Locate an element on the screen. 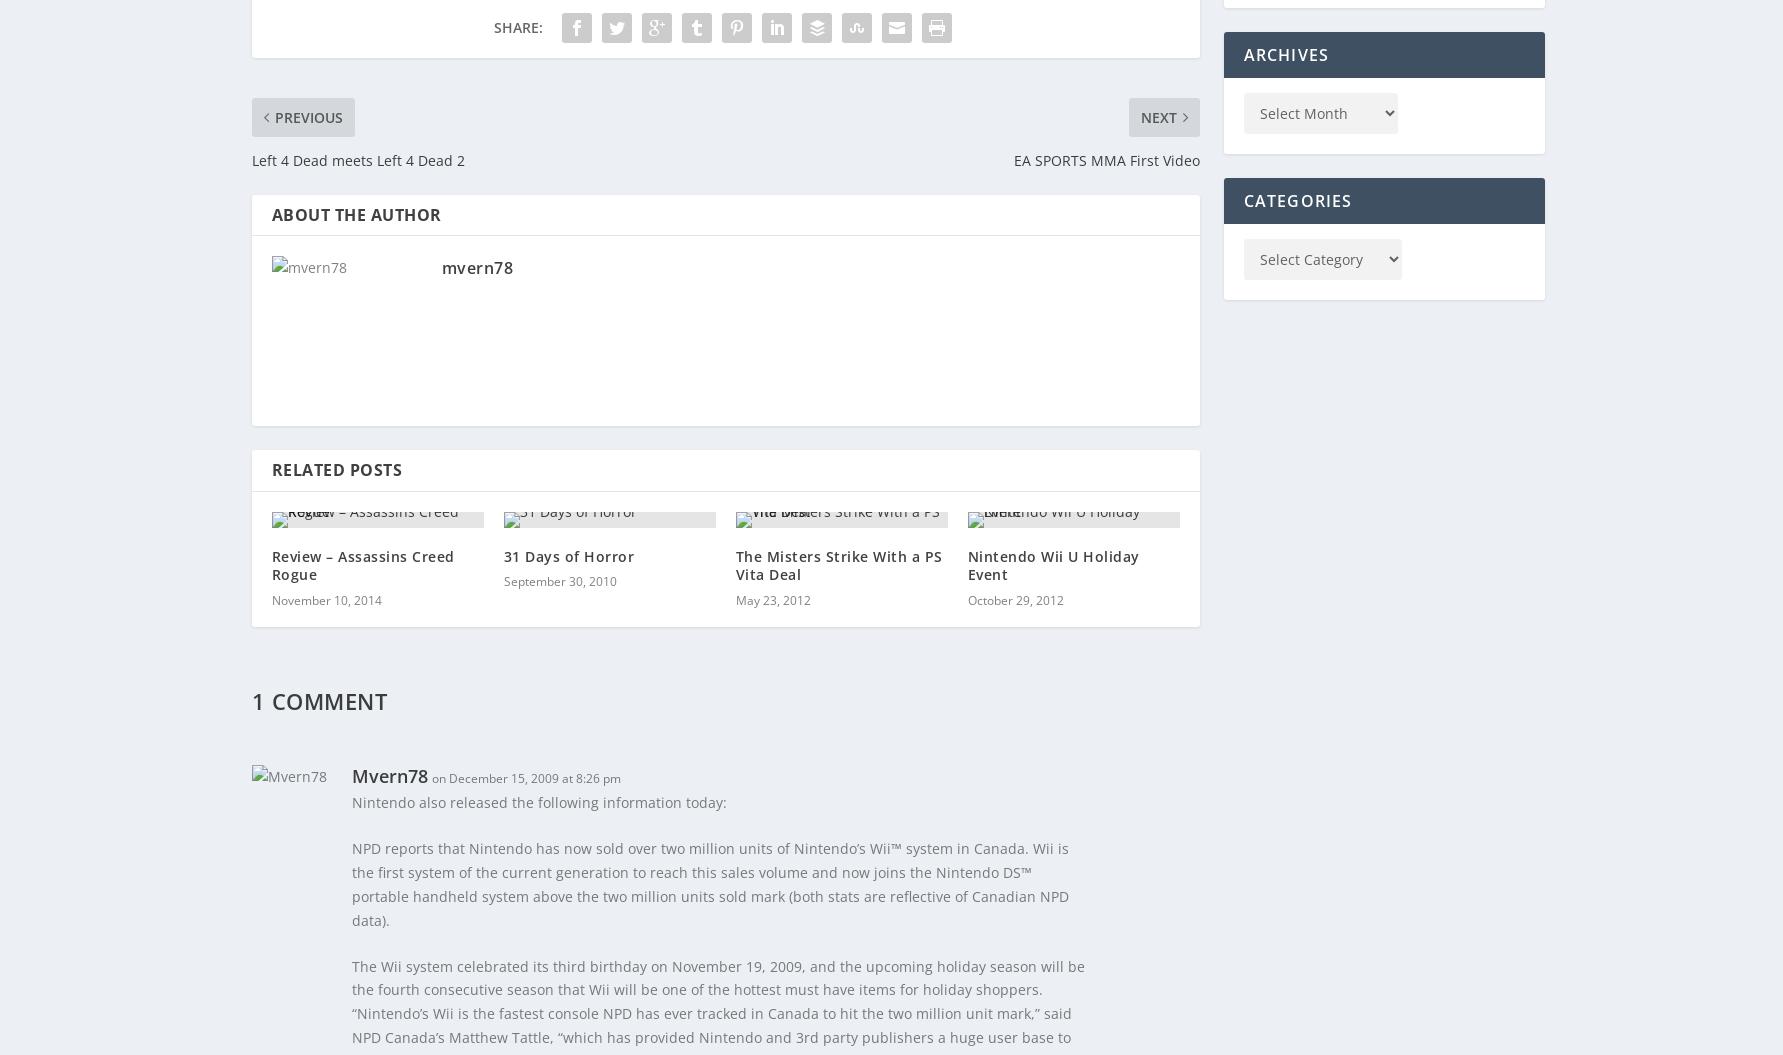  'mvern78' is located at coordinates (440, 267).